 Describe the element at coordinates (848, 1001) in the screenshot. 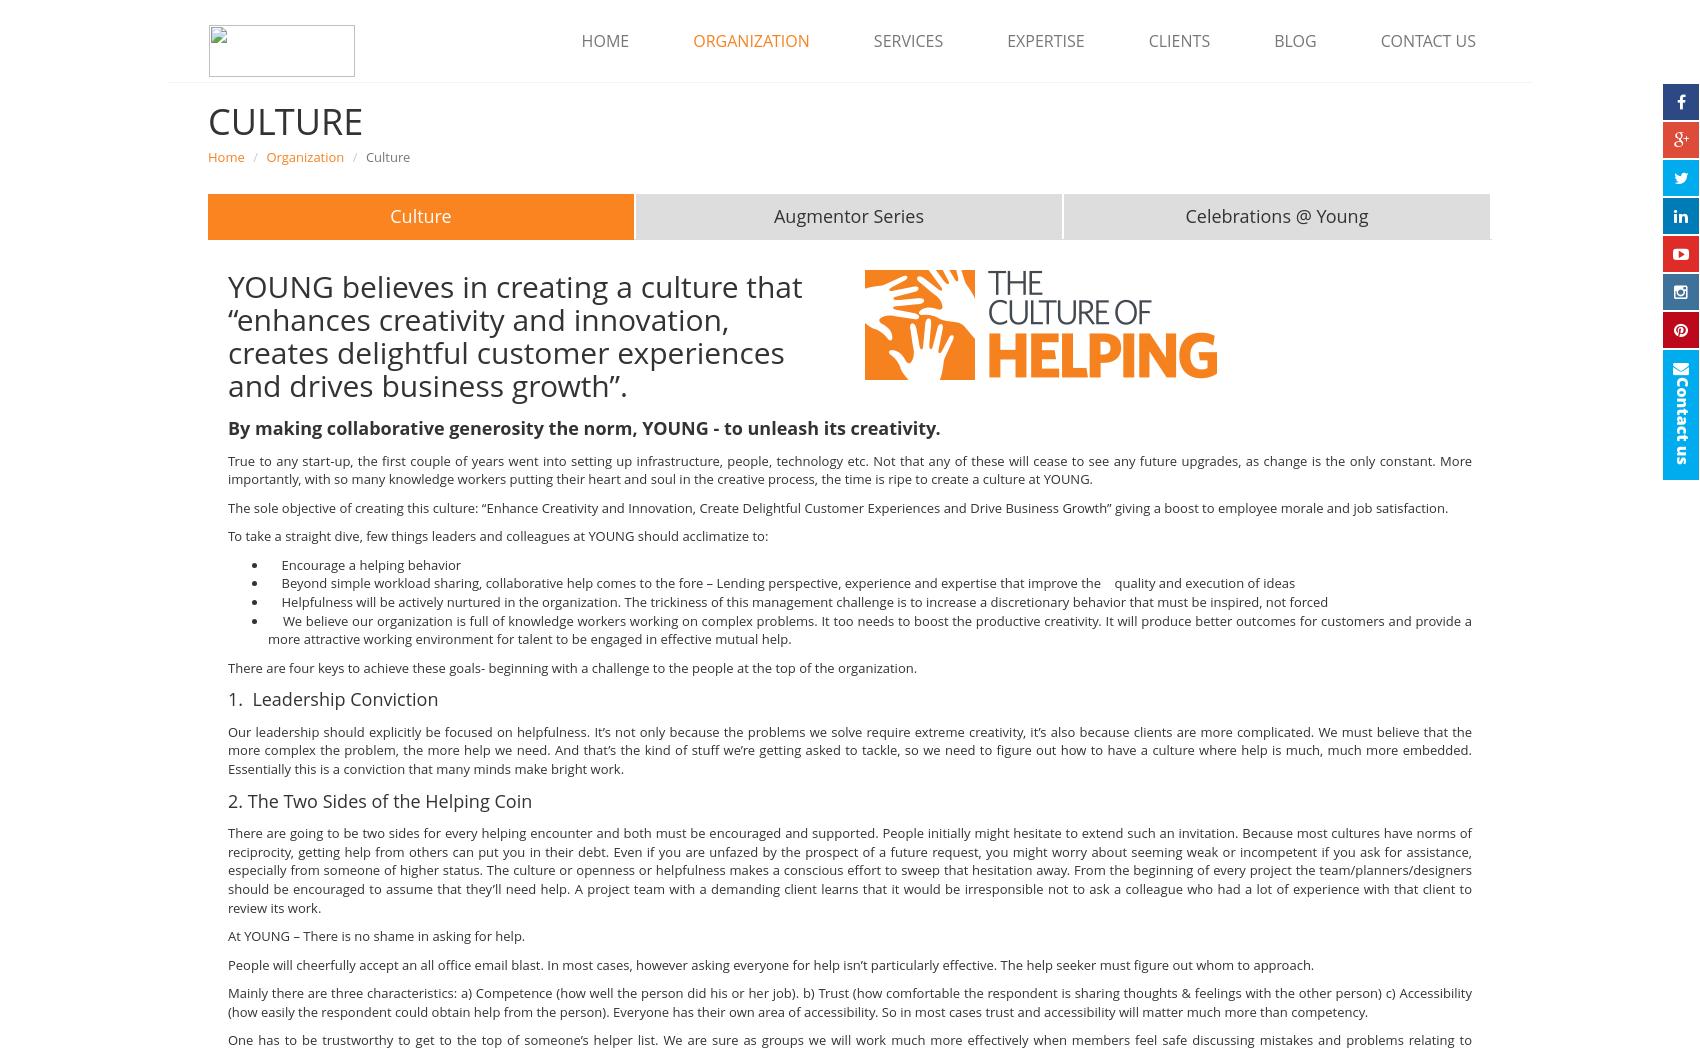

I see `'Mainly there are three characteristics: a) Competence (how well the person did his or her job). b) Trust (how comfortable the respondent is sharing thoughts & feelings with the other person) c) Accessibility (how easily the respondent could obtain help from the person). Everyone has their own area of accessibility. So in most cases trust and accessibility will matter much more than competency.'` at that location.